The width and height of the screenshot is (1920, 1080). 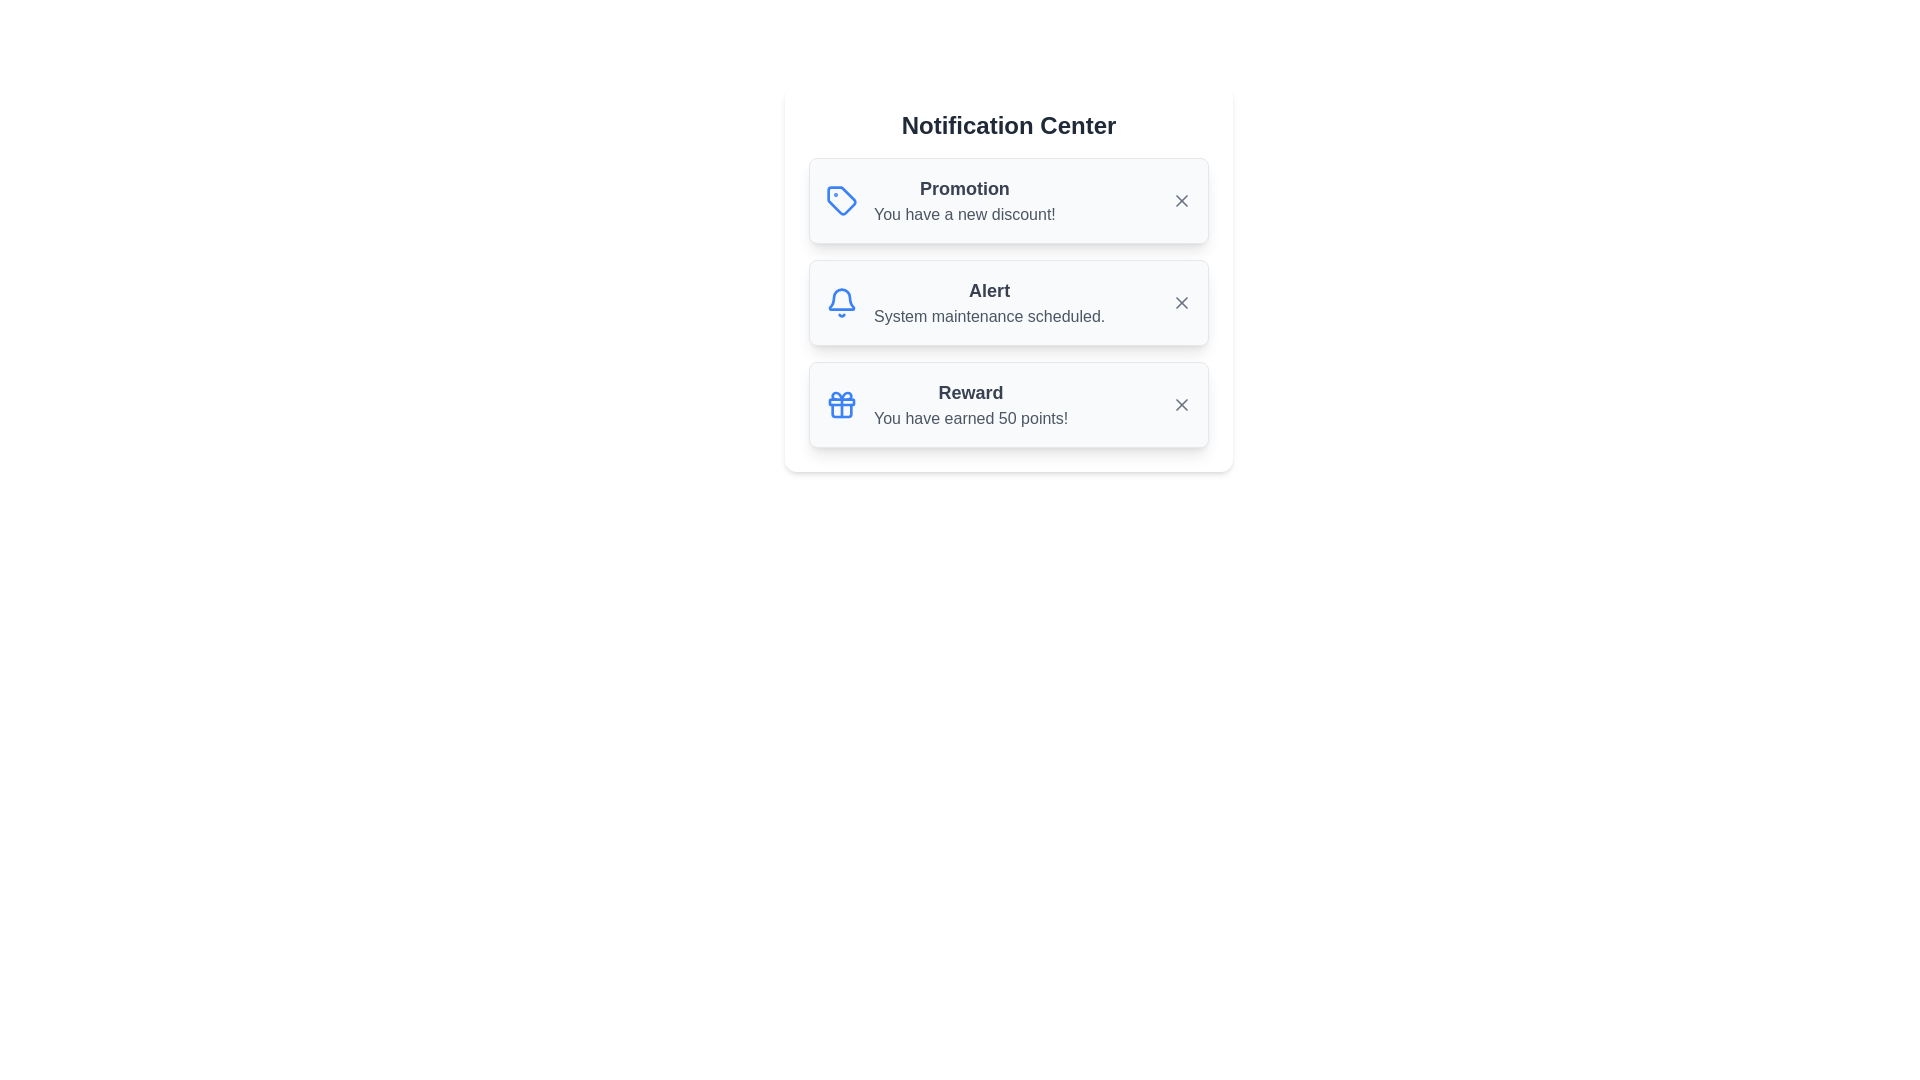 What do you see at coordinates (971, 393) in the screenshot?
I see `the bold dark gray text 'Reward' located in the notification card, positioned to the right of the gift icon and above the description 'You have earned 50 points!'` at bounding box center [971, 393].